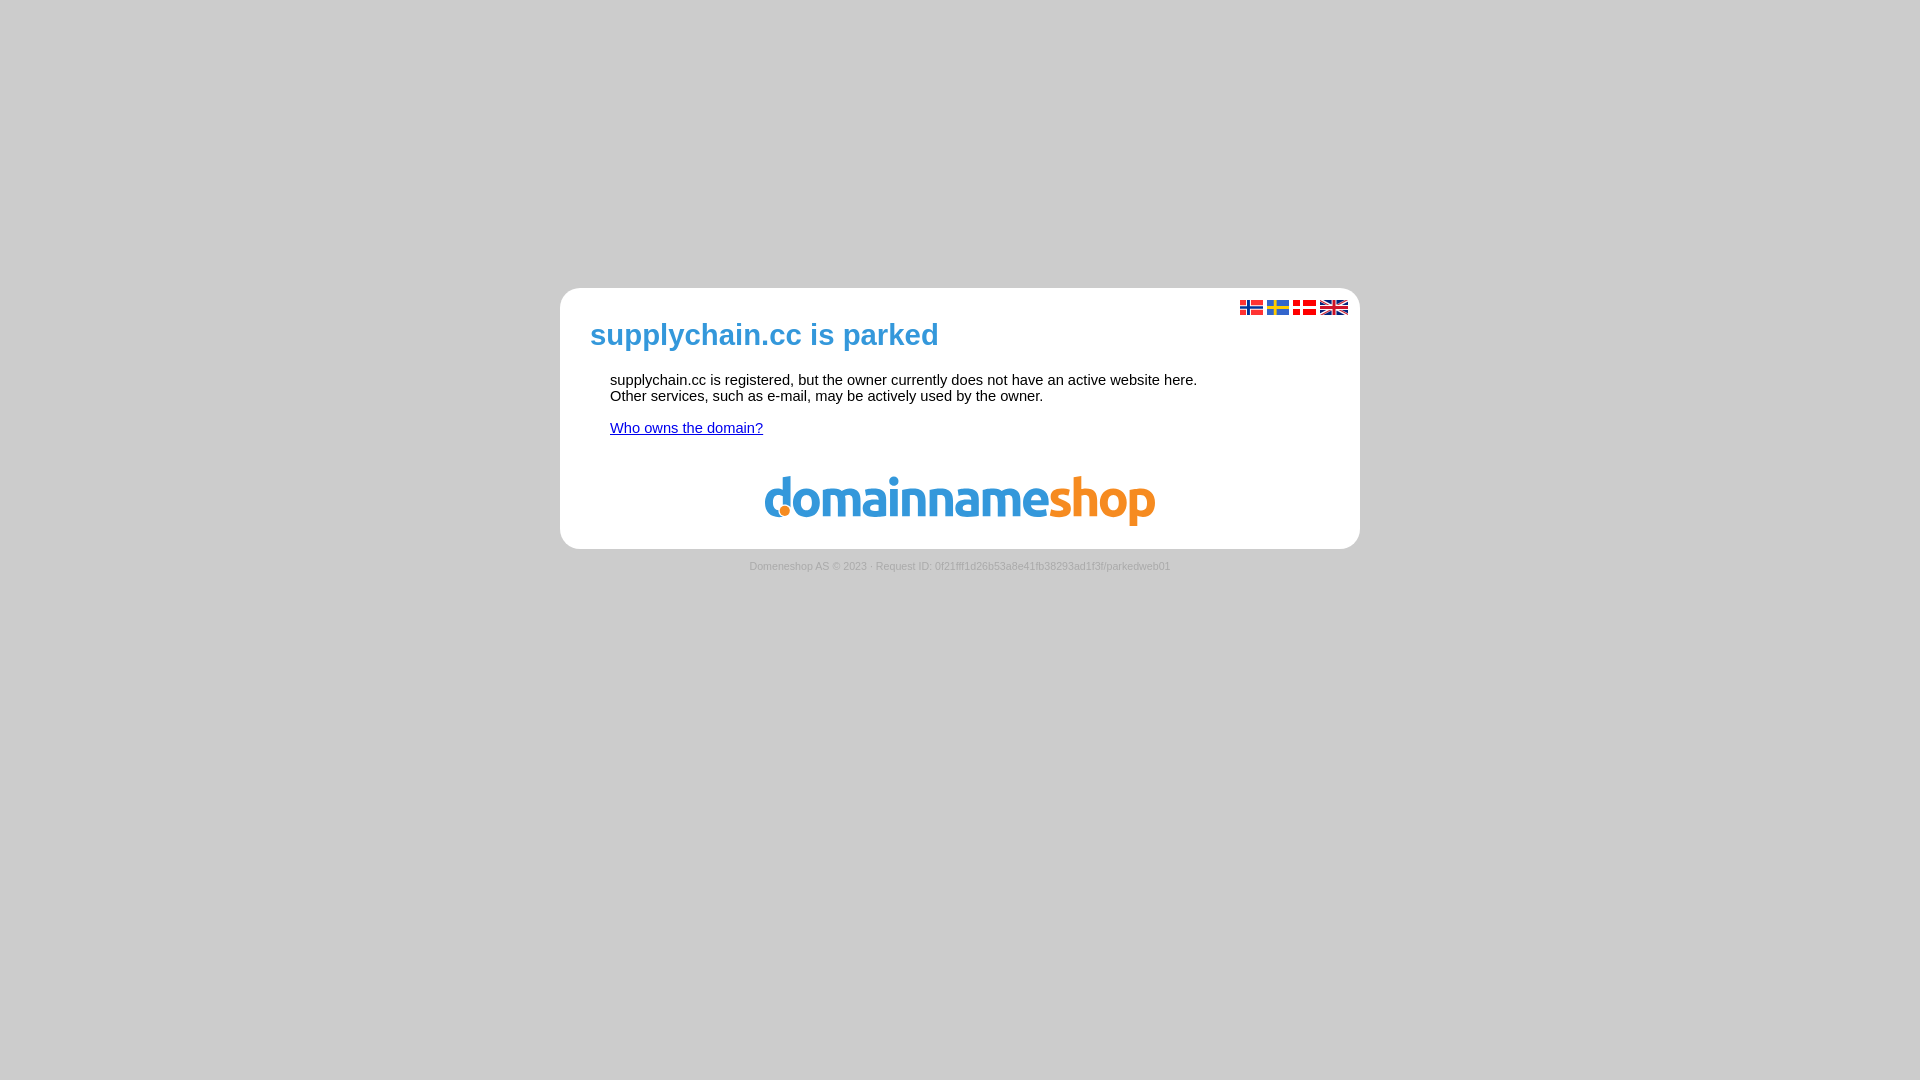 The height and width of the screenshot is (1080, 1920). What do you see at coordinates (1276, 307) in the screenshot?
I see `'Svenska'` at bounding box center [1276, 307].